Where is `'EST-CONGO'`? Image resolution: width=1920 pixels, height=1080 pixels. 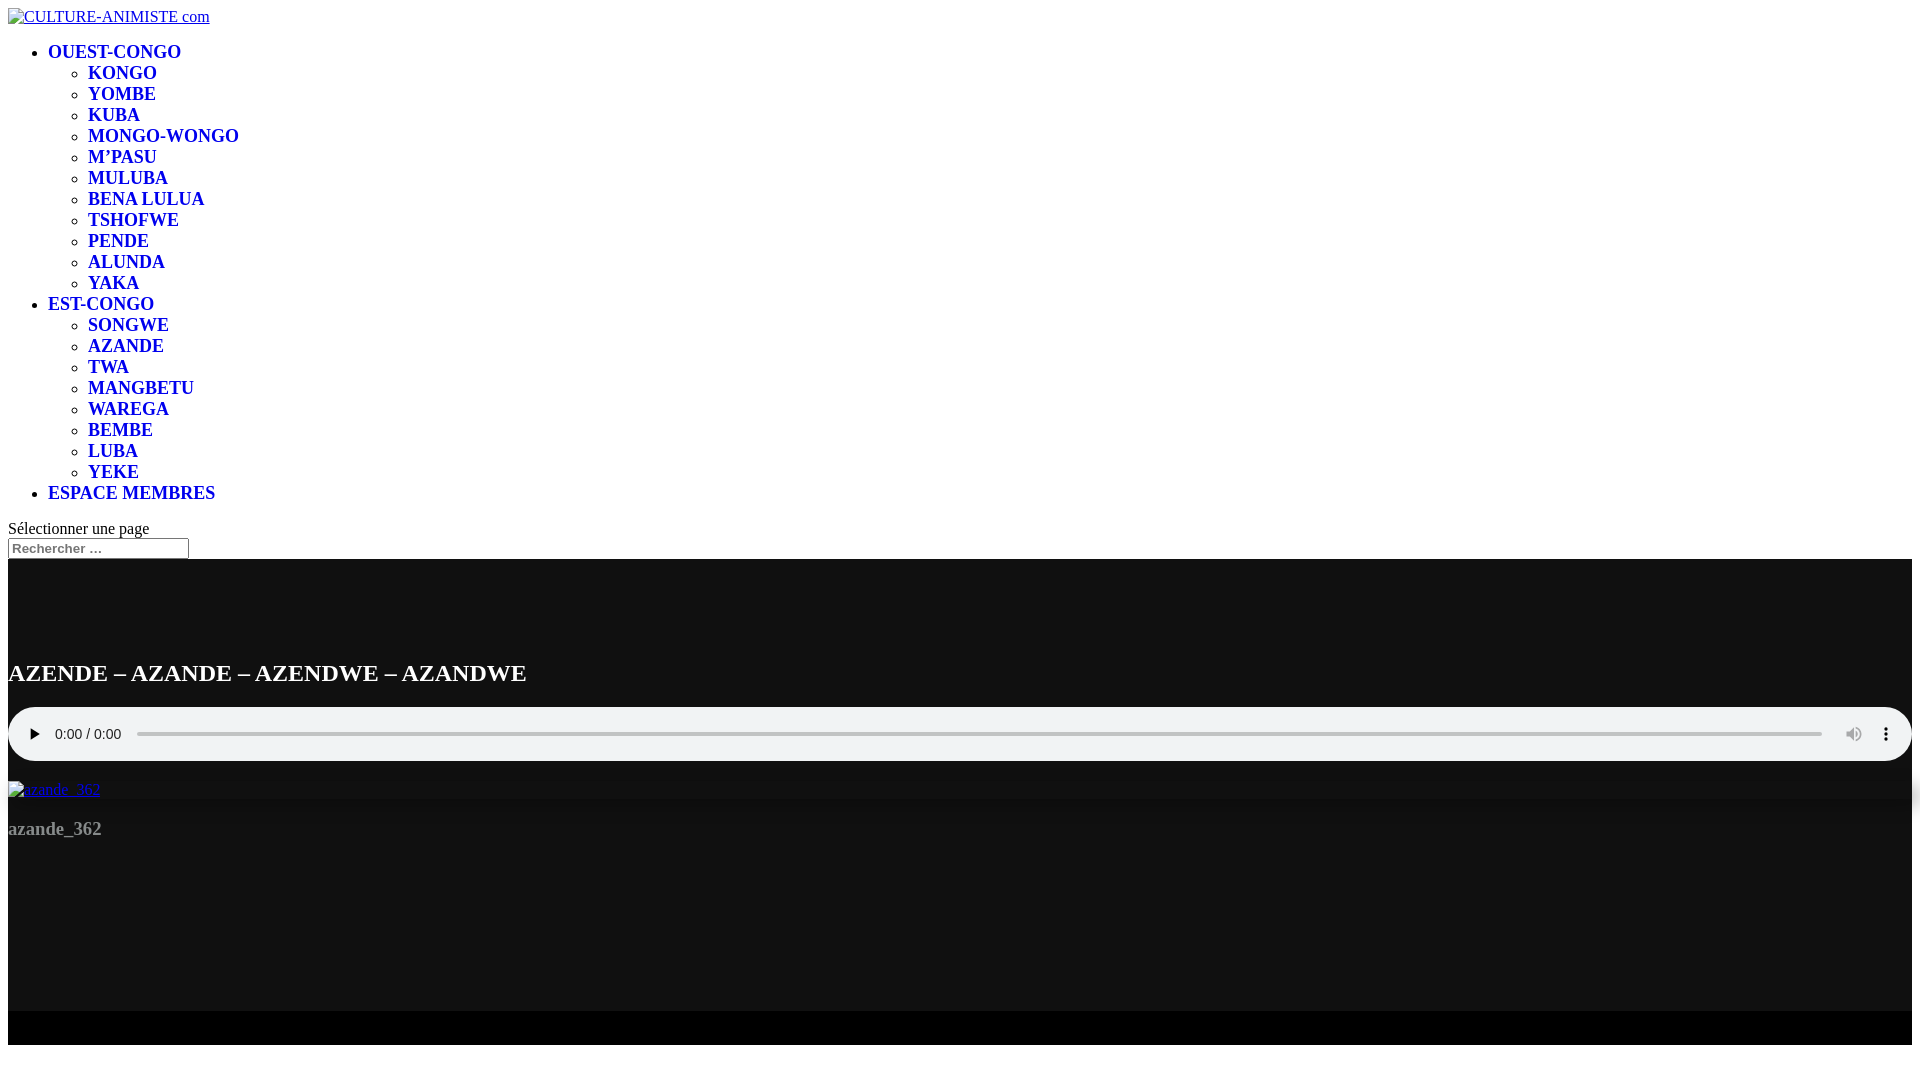
'EST-CONGO' is located at coordinates (99, 304).